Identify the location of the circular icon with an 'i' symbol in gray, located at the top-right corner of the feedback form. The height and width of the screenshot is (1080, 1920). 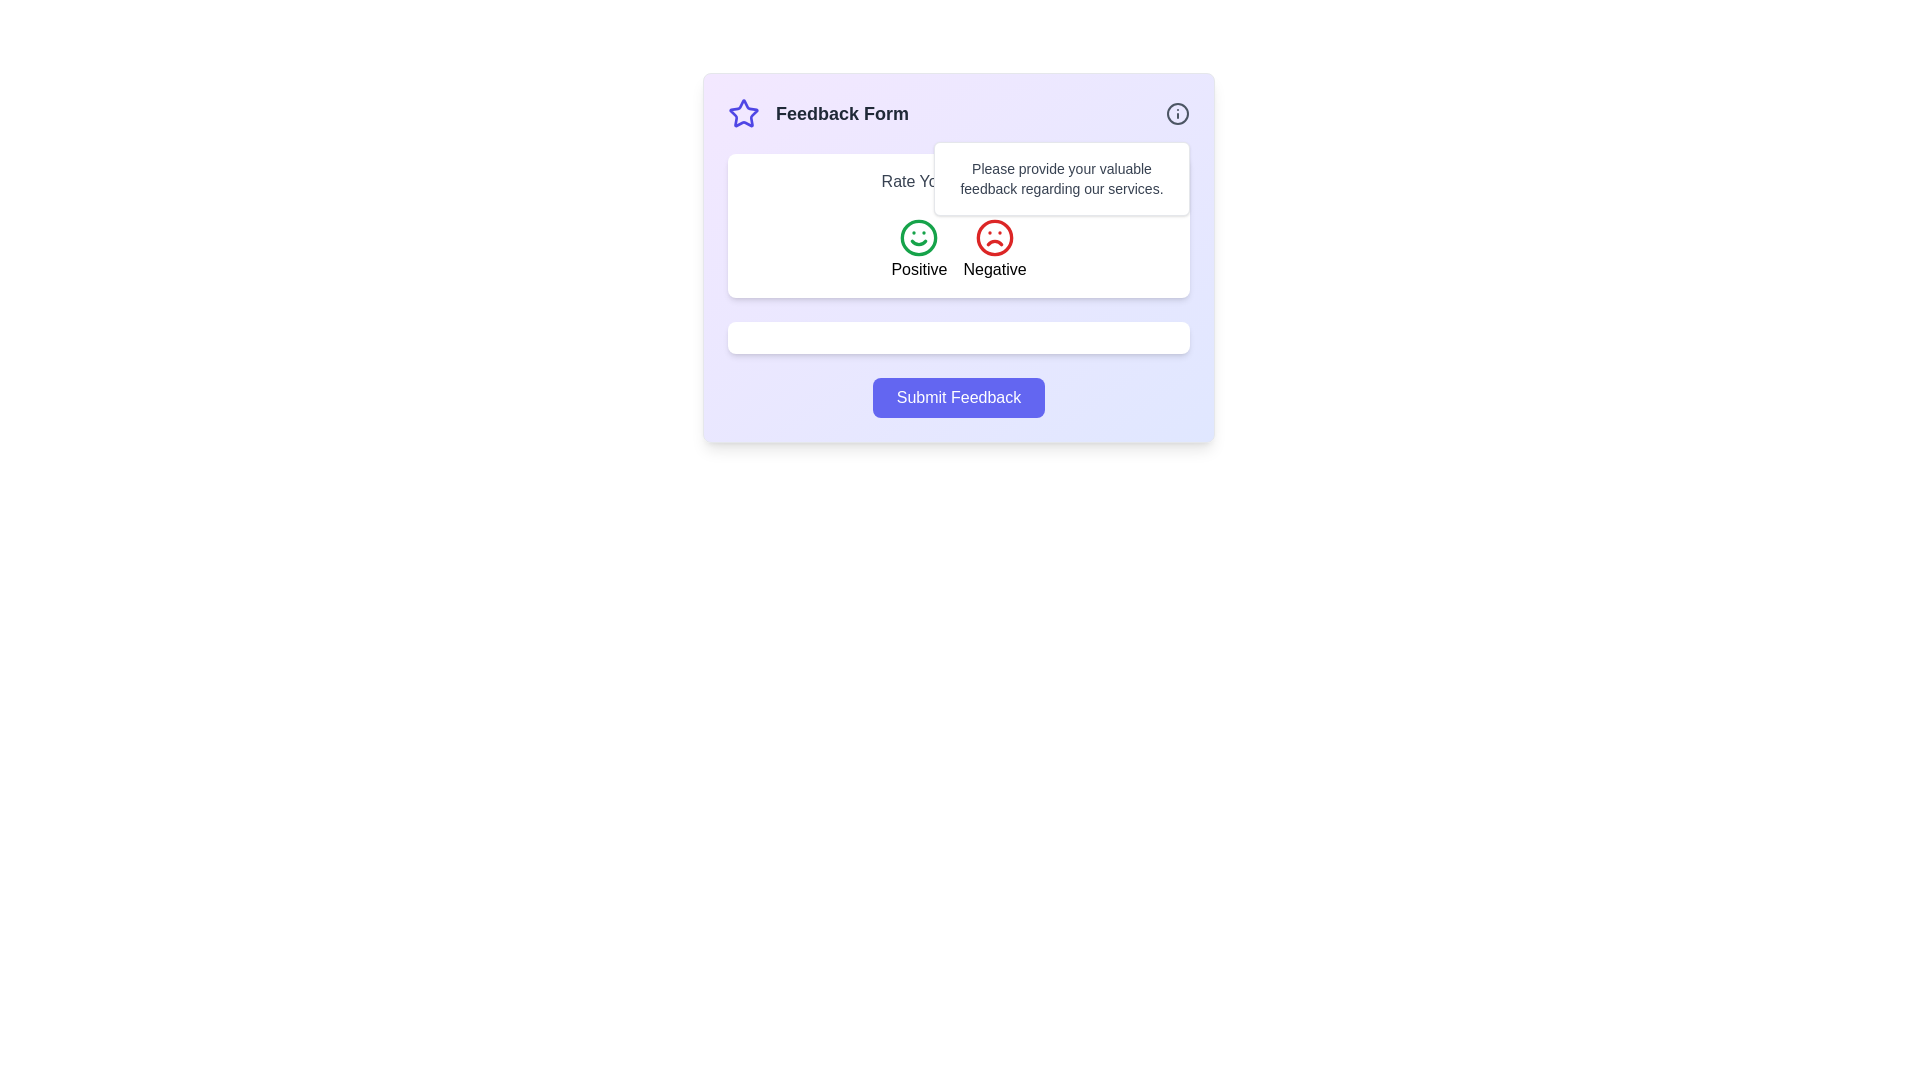
(1177, 114).